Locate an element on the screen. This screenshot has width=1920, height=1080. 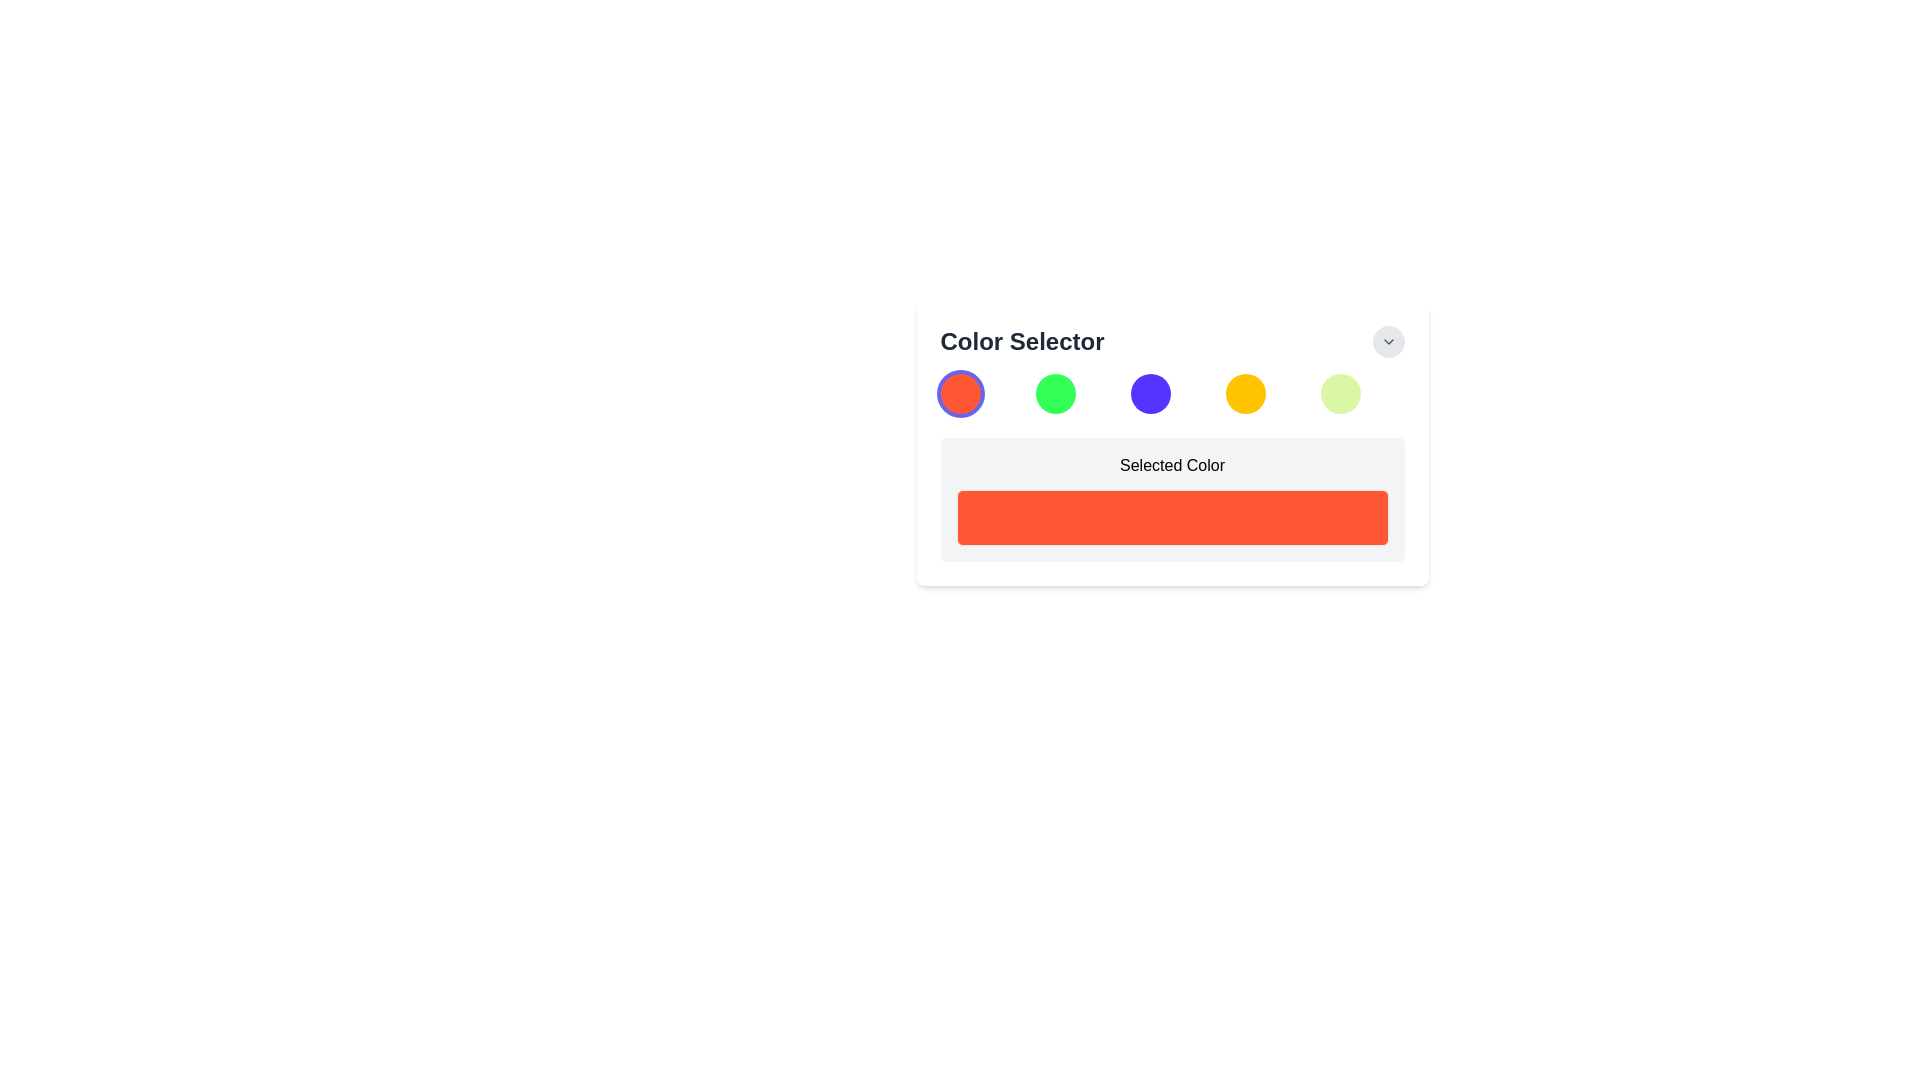
the fifth circular button in the color selection tool is located at coordinates (1341, 393).